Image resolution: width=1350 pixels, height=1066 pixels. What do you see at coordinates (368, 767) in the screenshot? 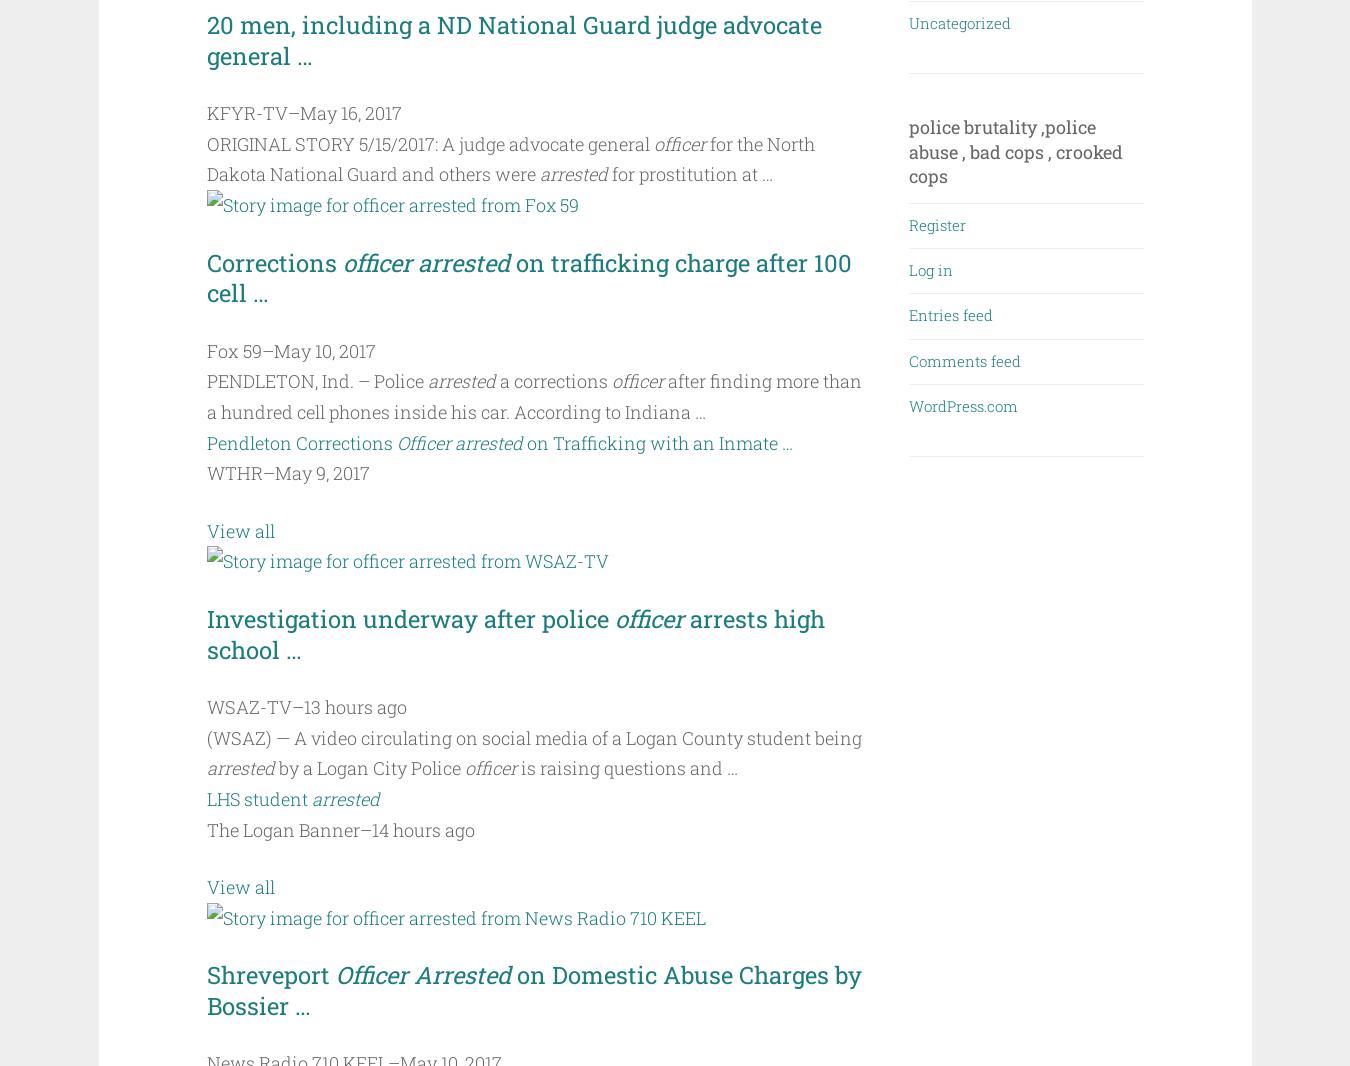
I see `'by a Logan City Police'` at bounding box center [368, 767].